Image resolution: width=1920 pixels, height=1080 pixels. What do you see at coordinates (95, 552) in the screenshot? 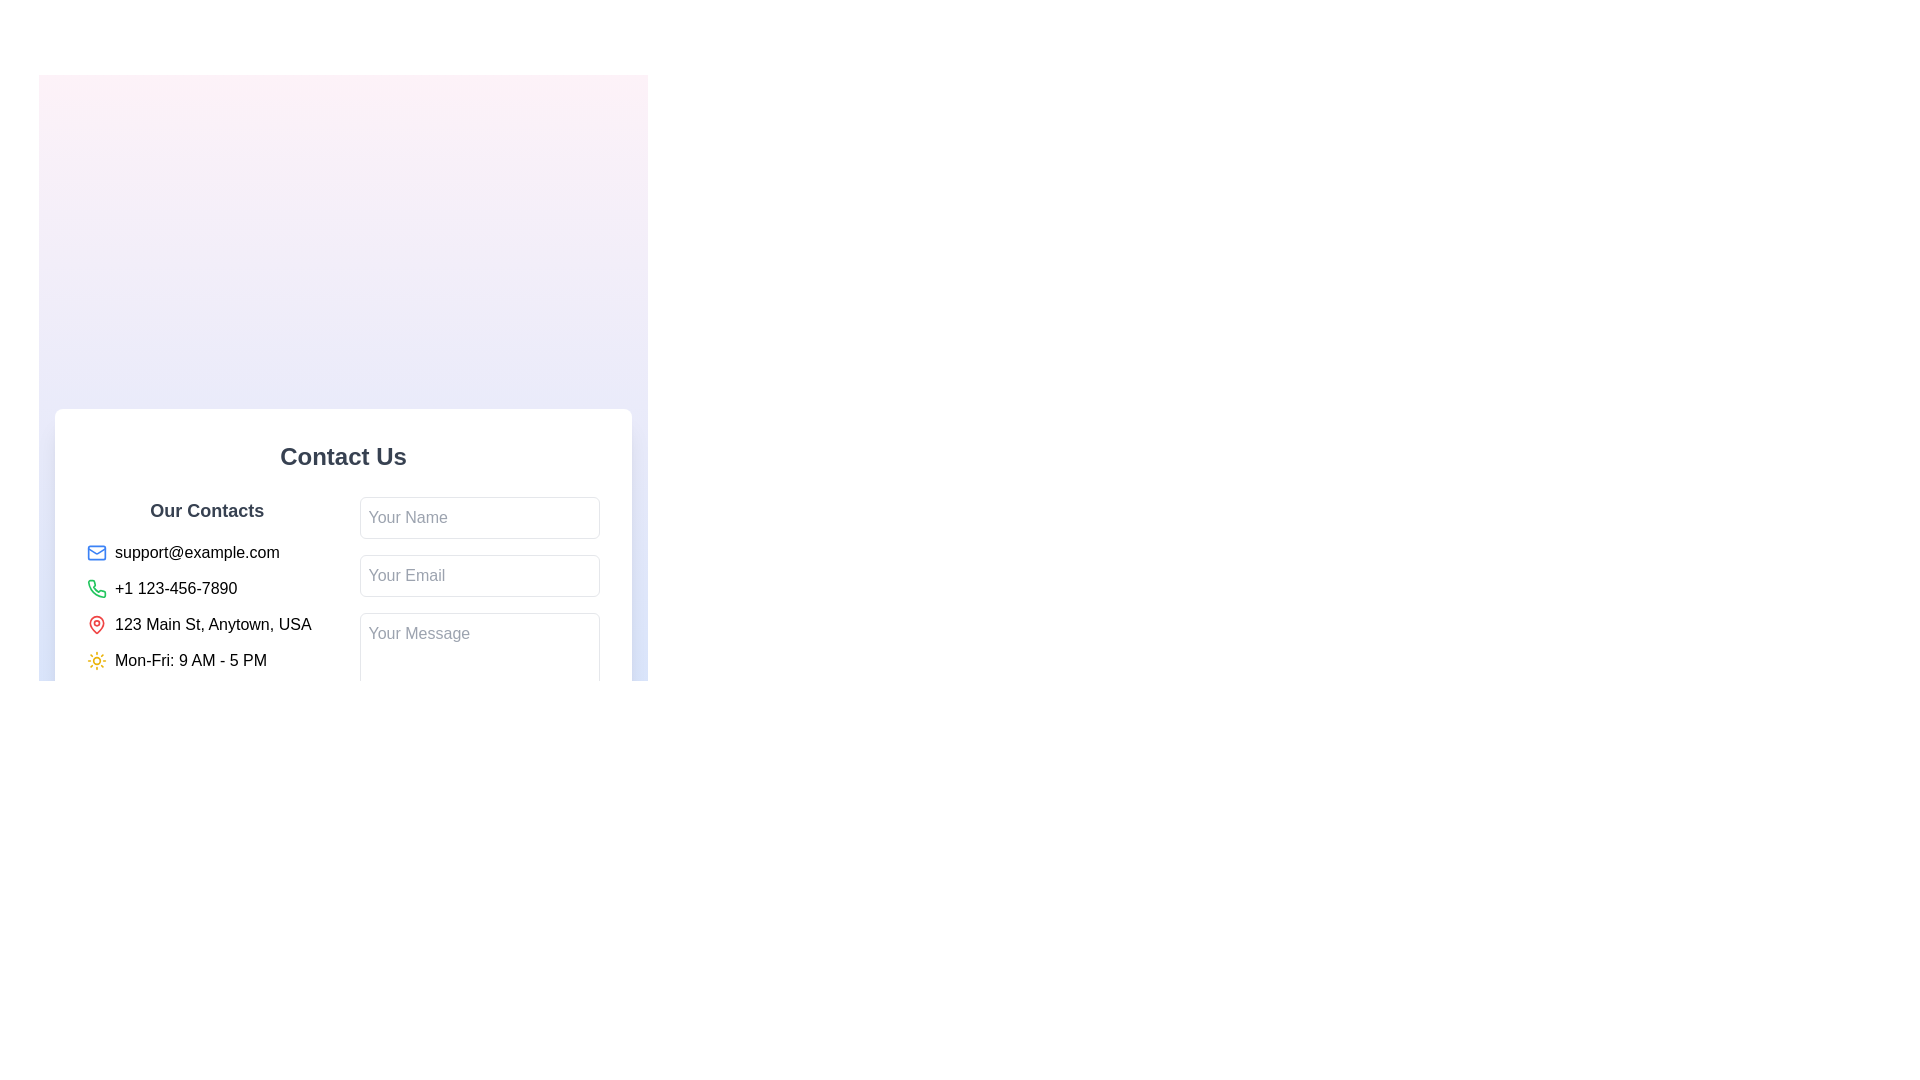
I see `the email graphic icon located in the 'Our Contacts' section, which is the first icon preceding the text 'support@example.com'` at bounding box center [95, 552].